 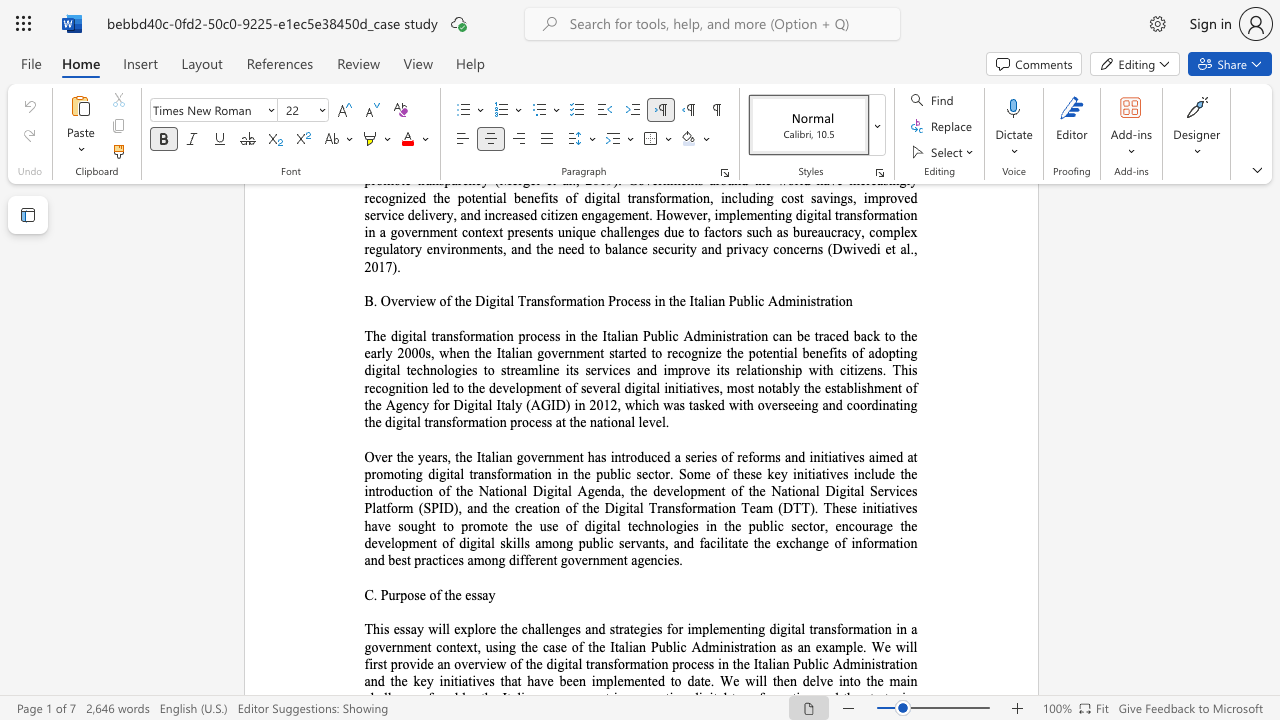 What do you see at coordinates (705, 457) in the screenshot?
I see `the subset text "es of reforms and initiatives aimed at promoting digital transformation in the public sector. Some of these key initiatives include the introduction of the National Digital Agenda, the development of the National Digital Services Platform (SPID), and the creation of the Digital Transf" within the text "Over the years, the Italian government has introduced a series of reforms and initiatives aimed at promoting digital transformation in the public sector. Some of these key initiatives include the introduction of the National Digital Agenda, the development of the National Digital Services Platform (SPID), and the creation of the Digital Transformation Team (DTT). These initiatives have"` at bounding box center [705, 457].